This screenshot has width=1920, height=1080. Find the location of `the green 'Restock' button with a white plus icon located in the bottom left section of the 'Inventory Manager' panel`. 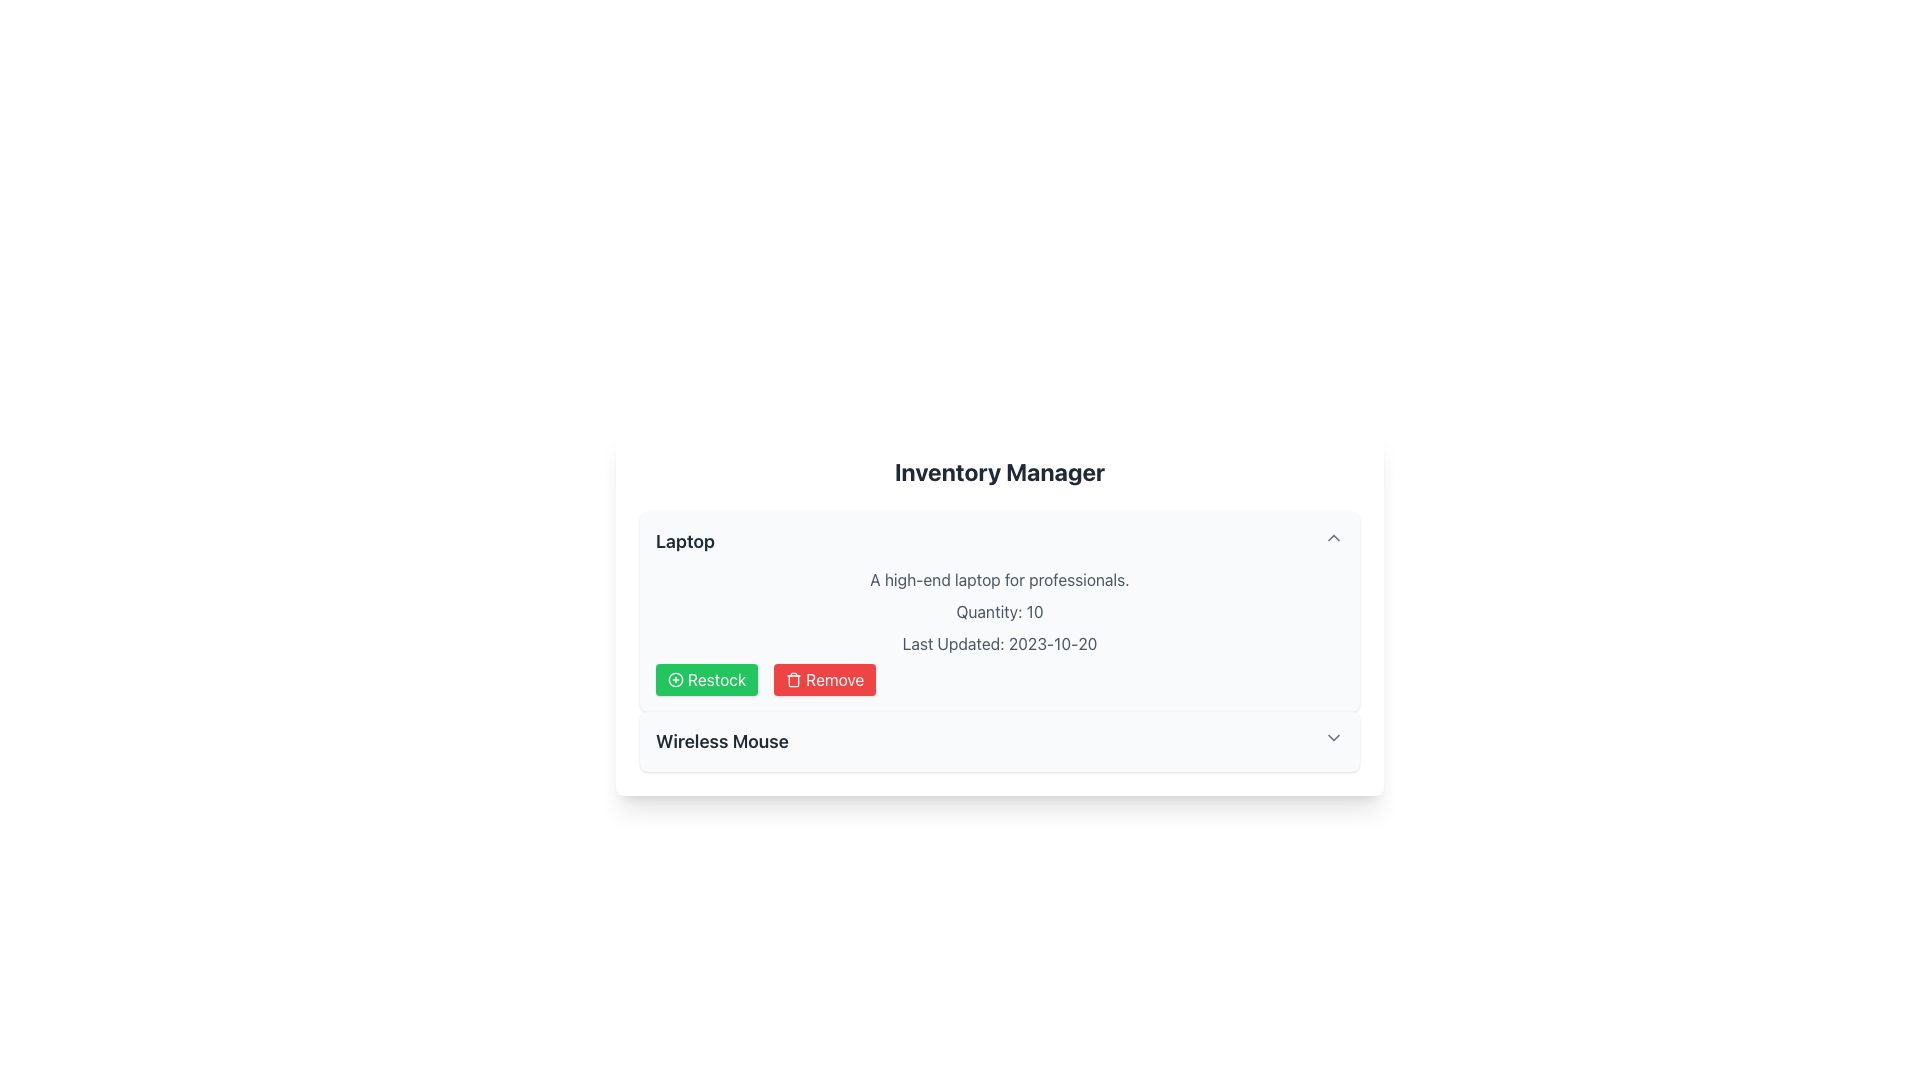

the green 'Restock' button with a white plus icon located in the bottom left section of the 'Inventory Manager' panel is located at coordinates (707, 678).